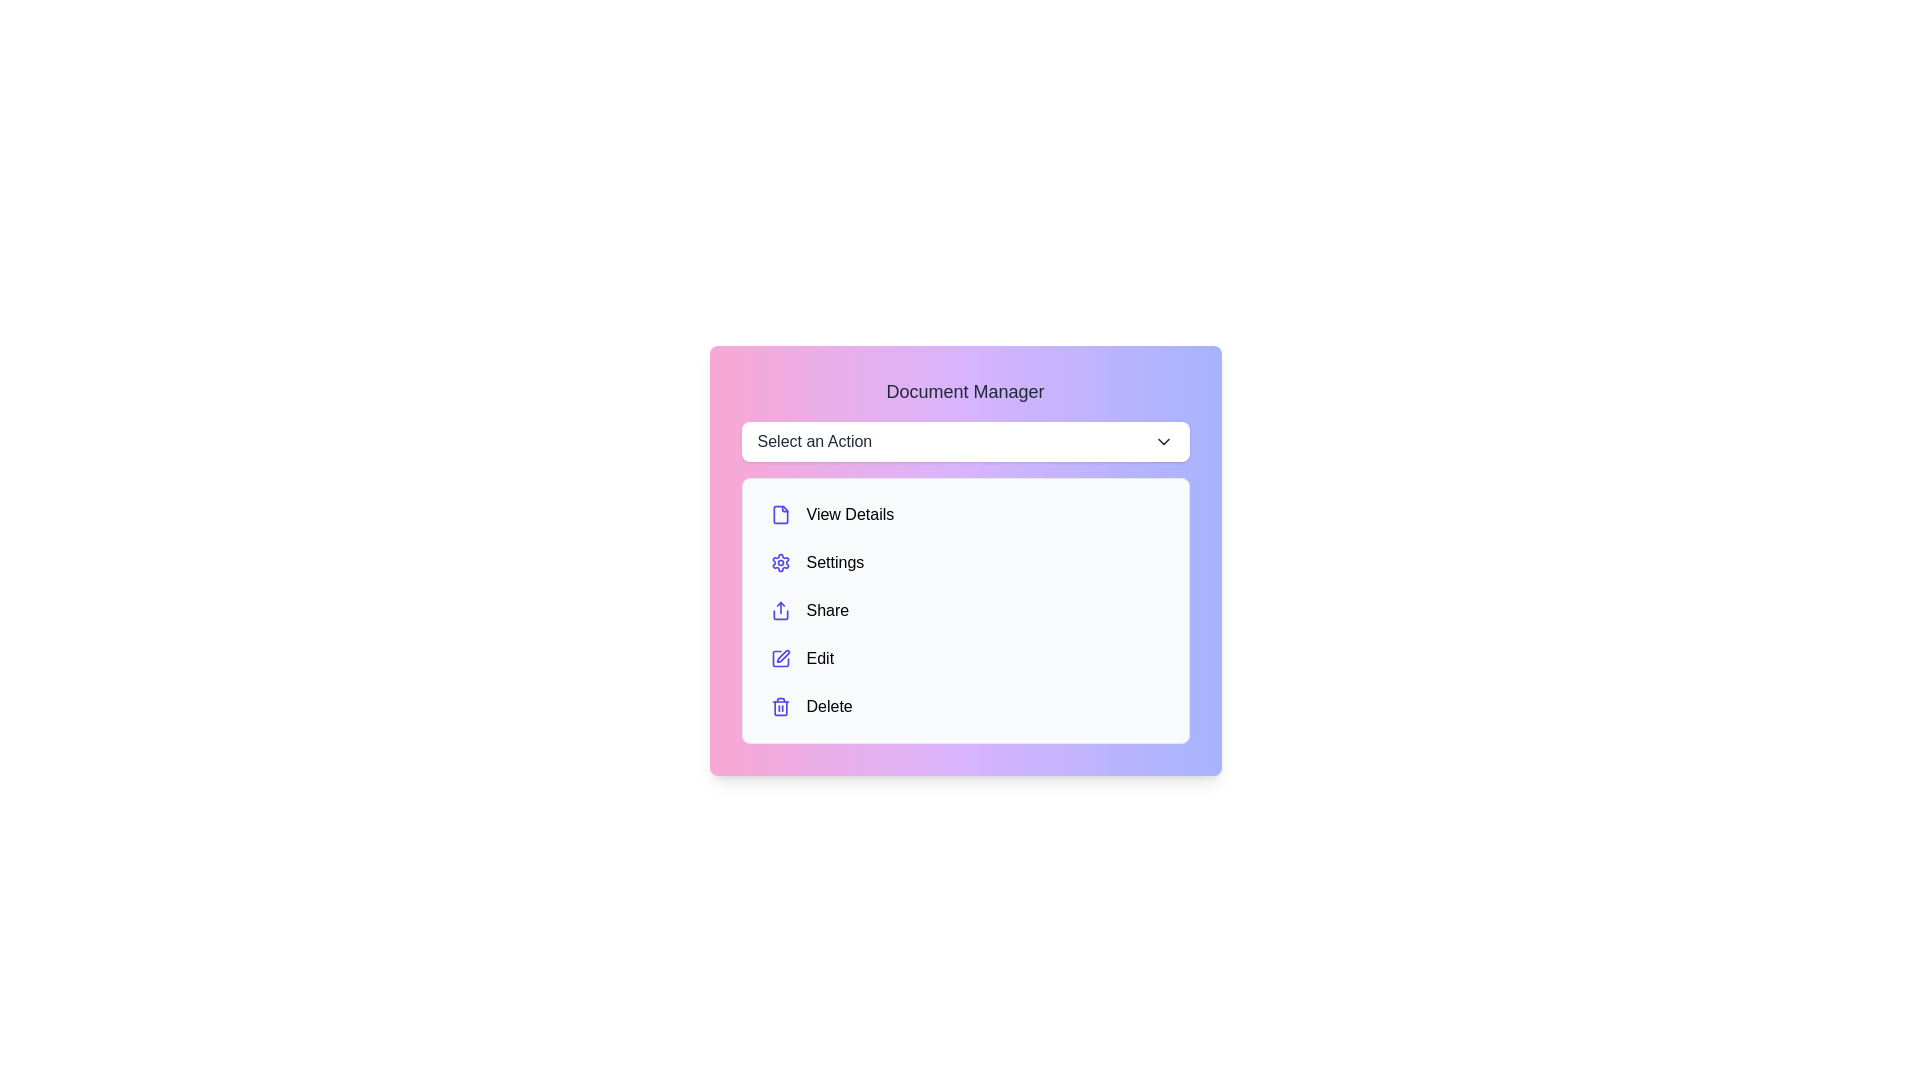 Image resolution: width=1920 pixels, height=1080 pixels. Describe the element at coordinates (965, 705) in the screenshot. I see `the delete menu option button positioned as the last item under 'Select an Action'` at that location.